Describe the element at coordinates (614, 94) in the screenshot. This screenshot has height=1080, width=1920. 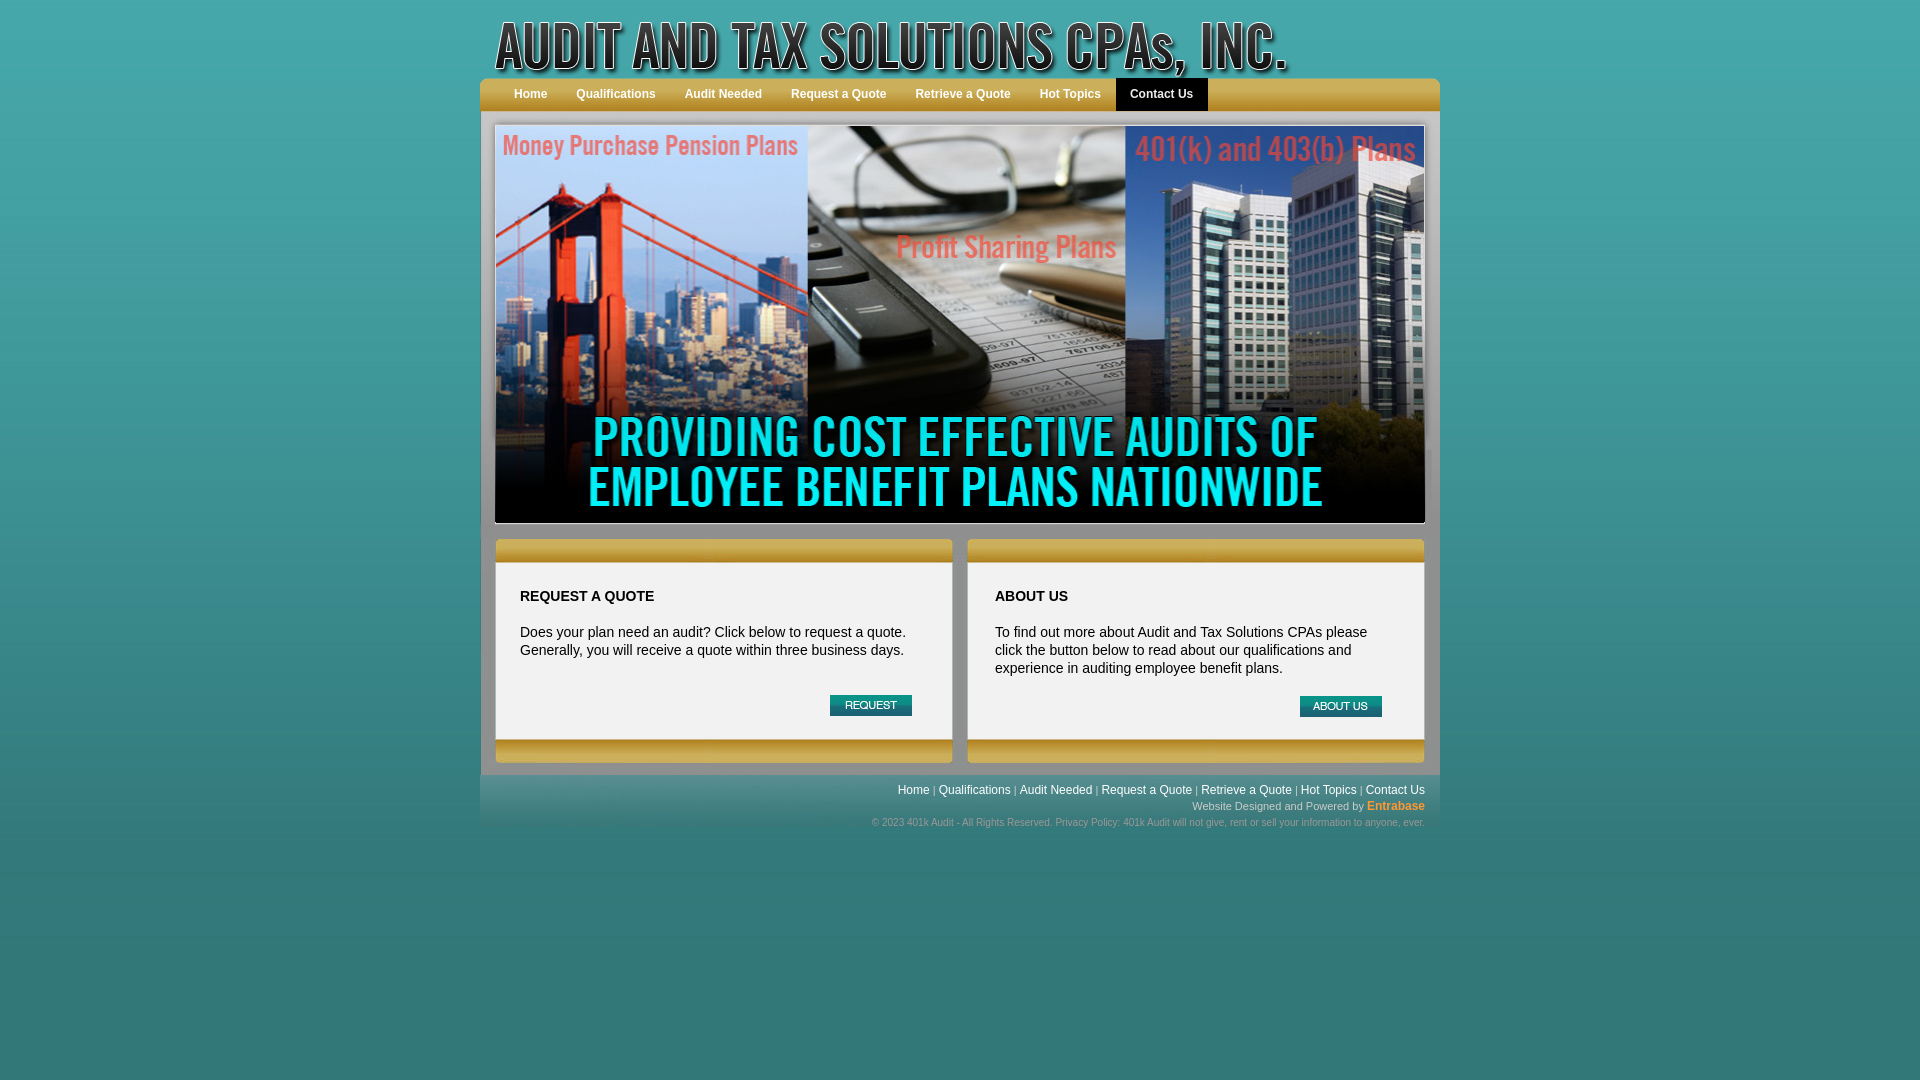
I see `'Qualifications'` at that location.